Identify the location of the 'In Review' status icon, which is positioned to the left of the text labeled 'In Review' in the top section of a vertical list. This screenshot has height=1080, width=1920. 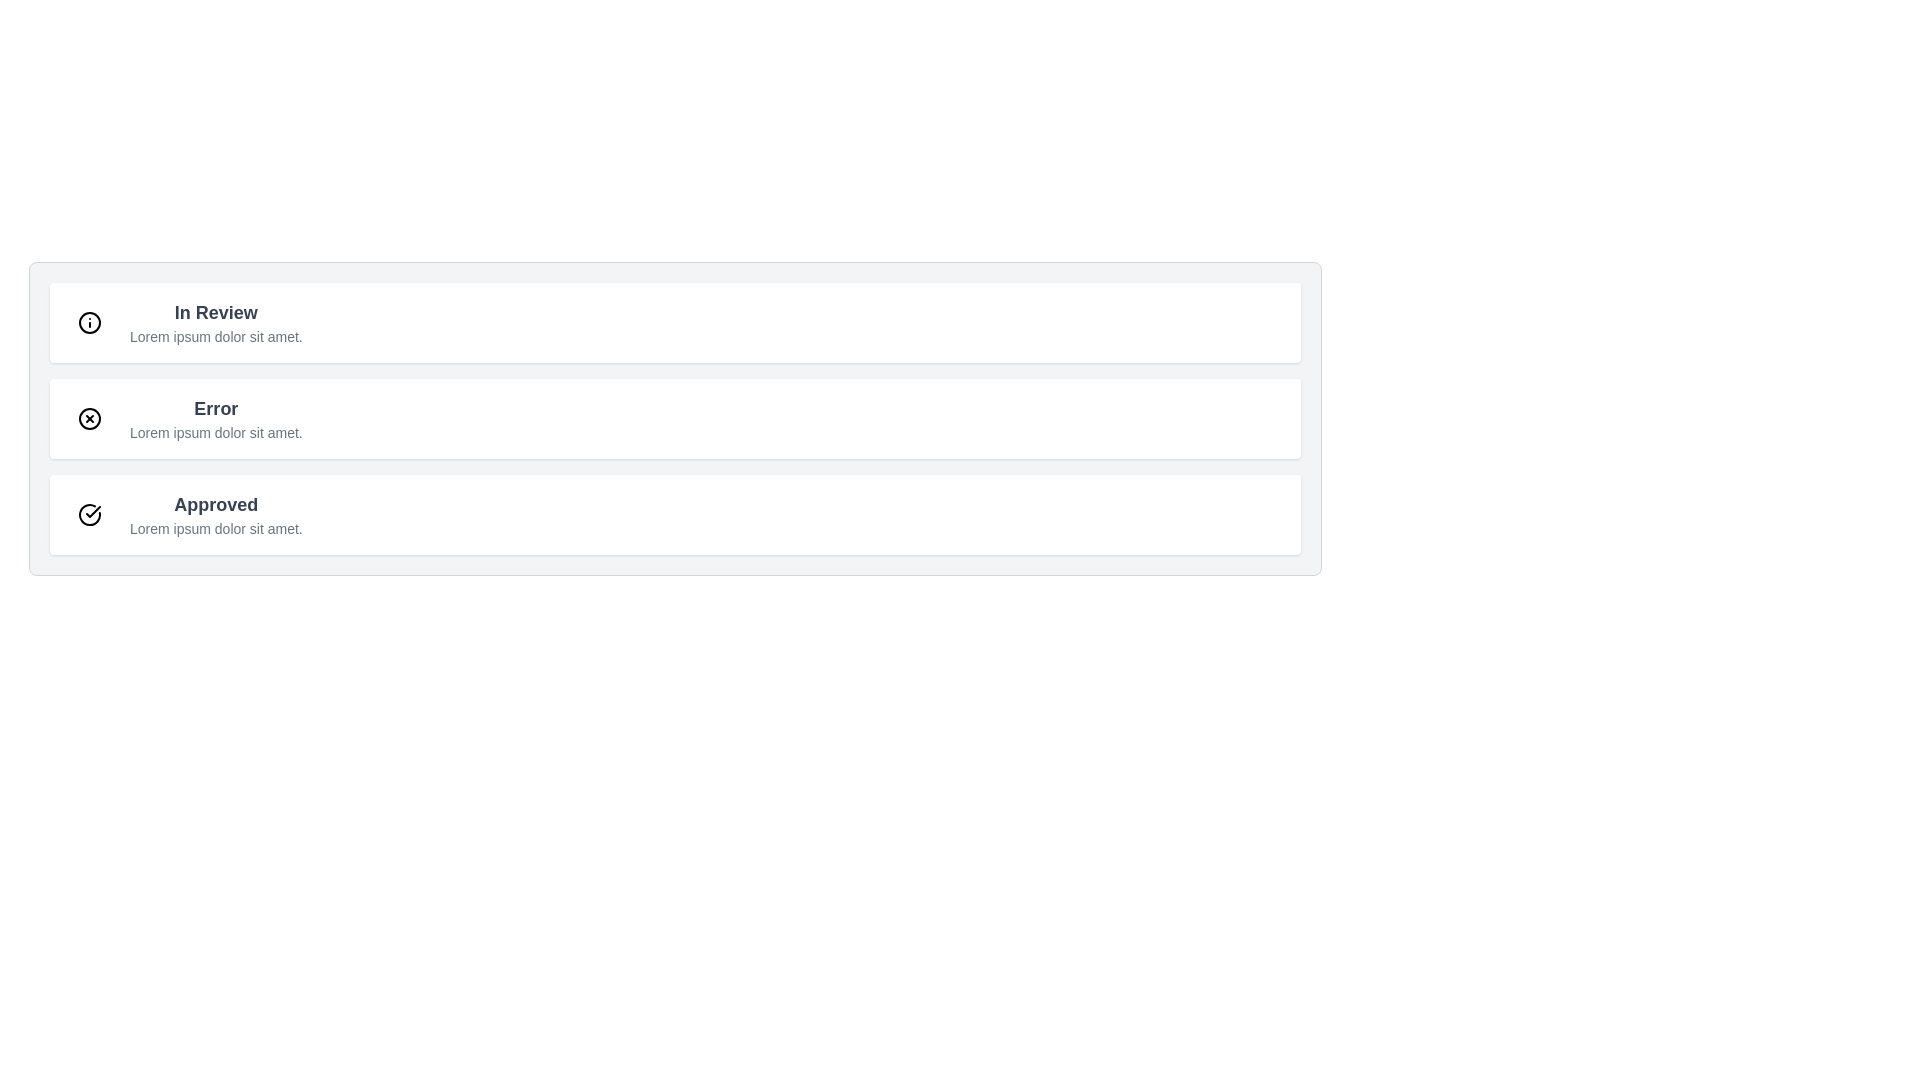
(89, 322).